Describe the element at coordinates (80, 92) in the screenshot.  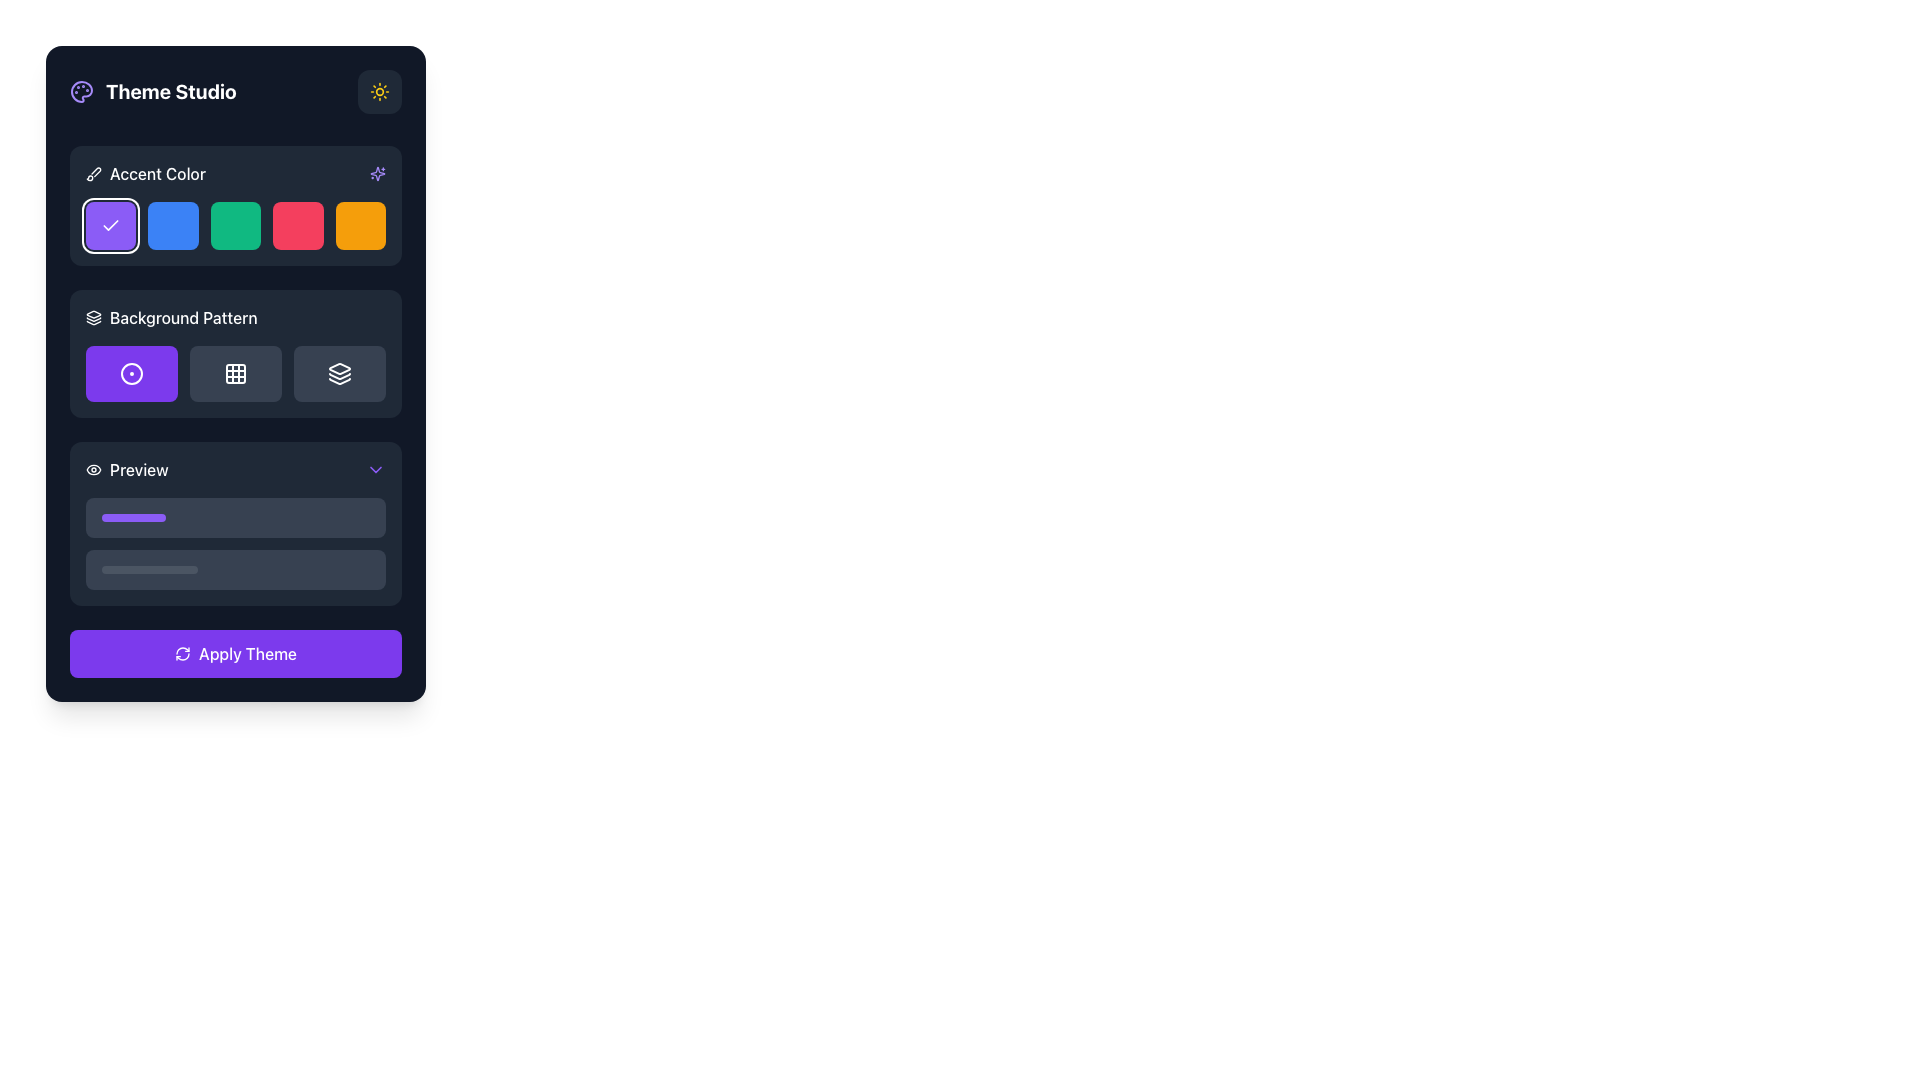
I see `the main body of the painter's palette icon in the toolbar section of the Theme Studio application, located in the top-right corner` at that location.